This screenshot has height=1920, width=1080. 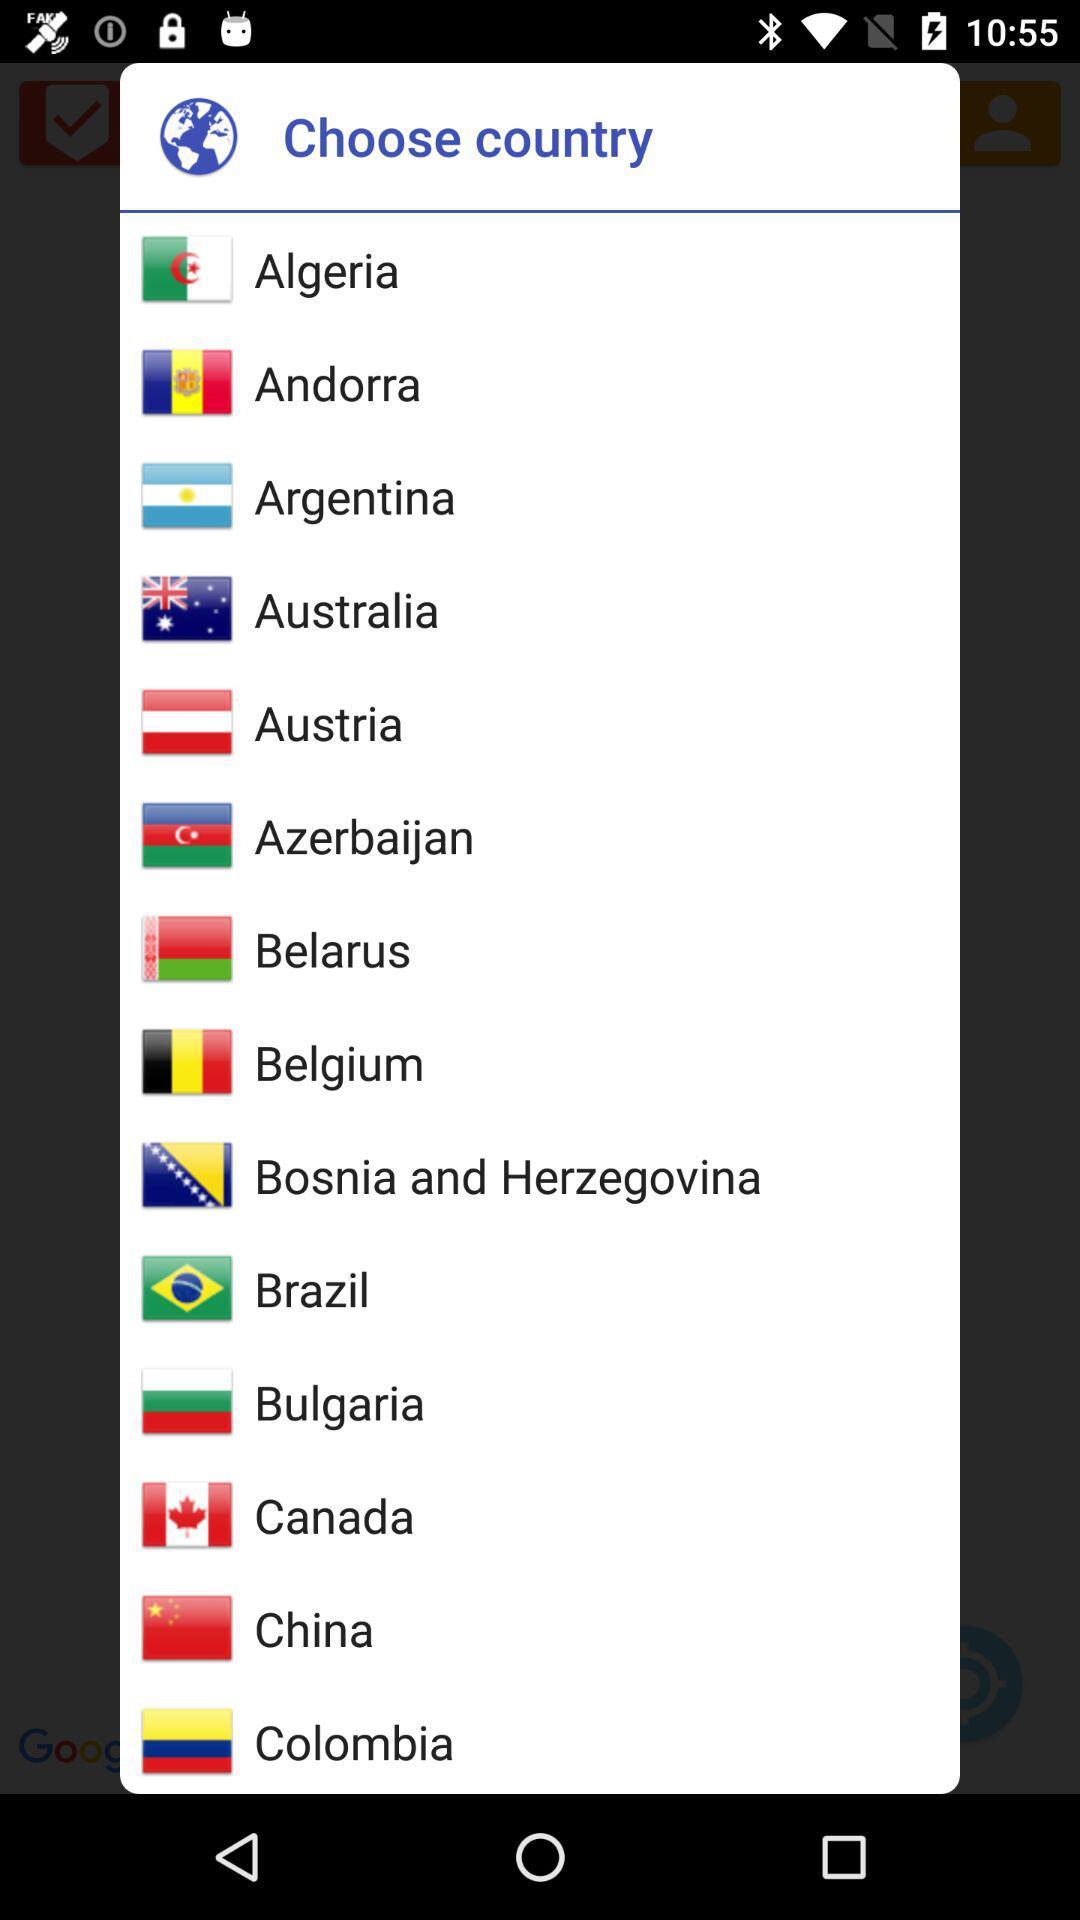 What do you see at coordinates (345, 608) in the screenshot?
I see `the australia` at bounding box center [345, 608].